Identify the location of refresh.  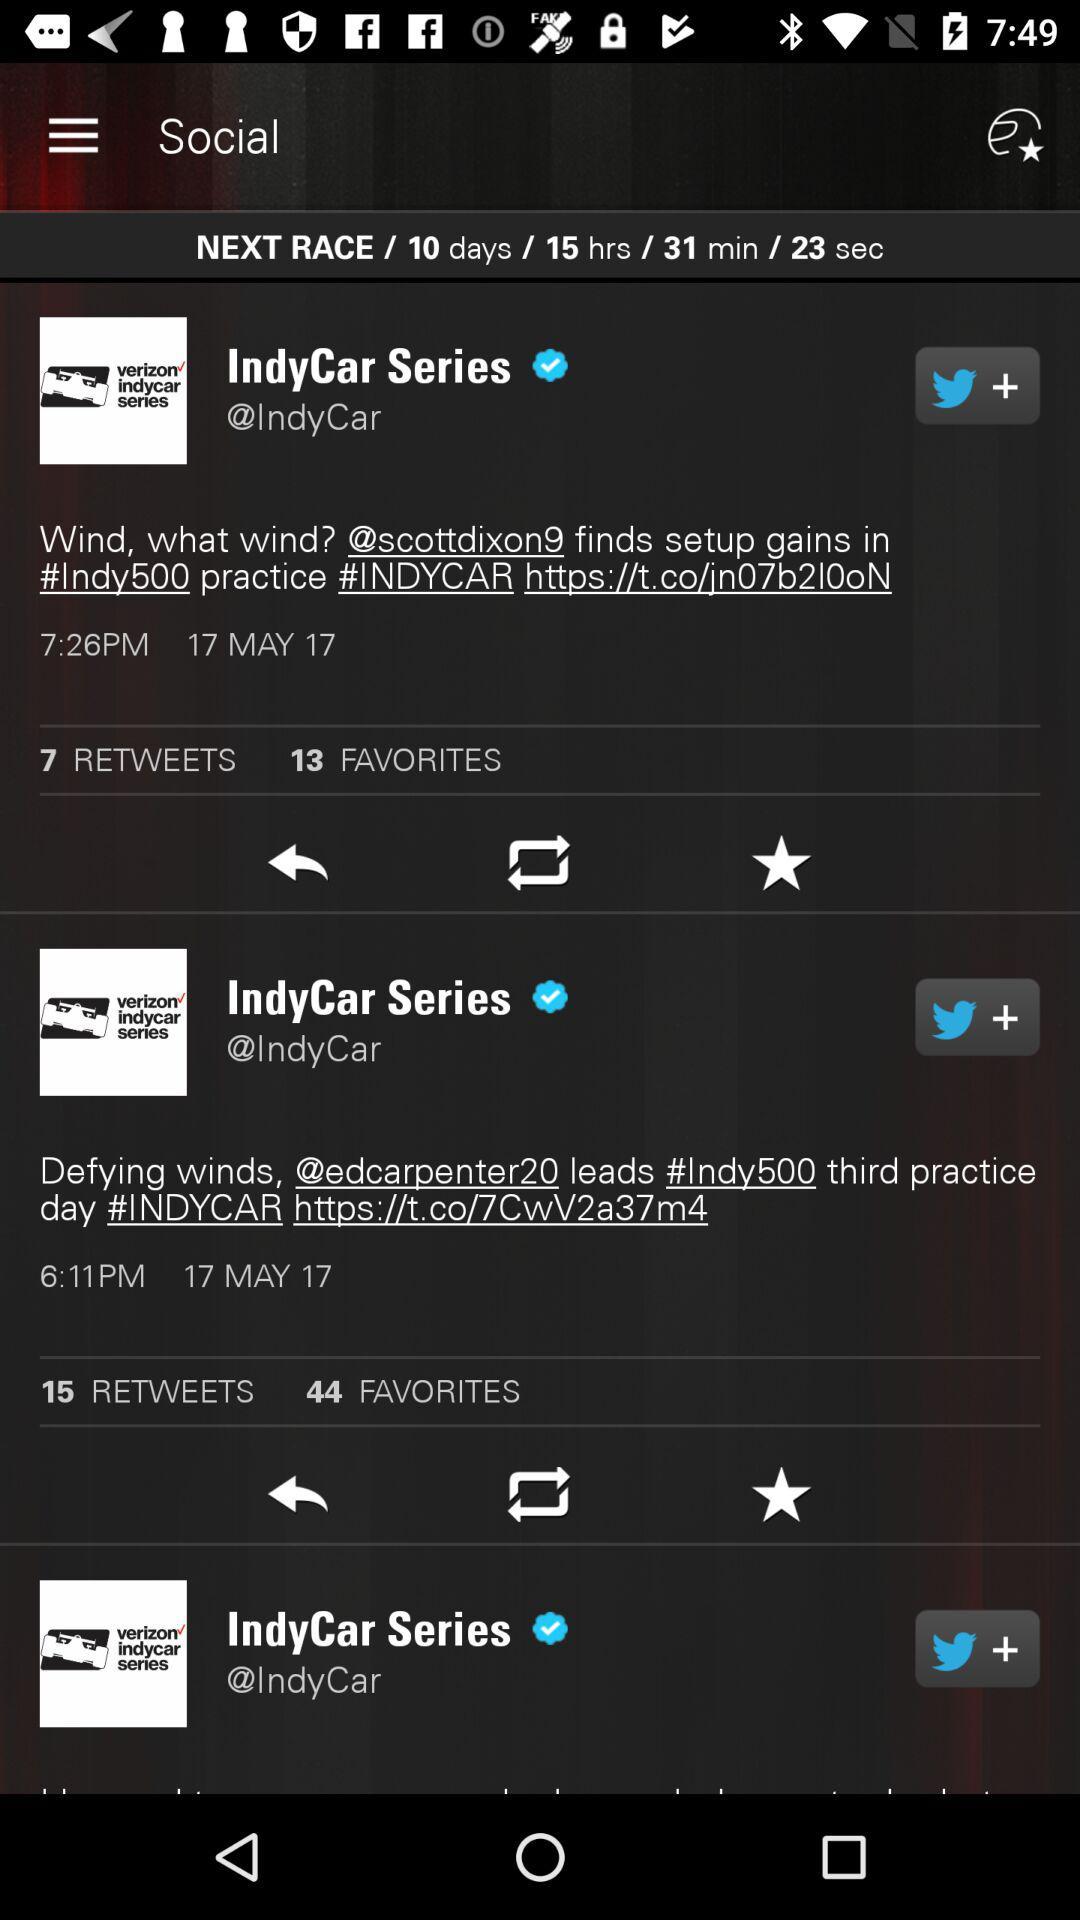
(538, 868).